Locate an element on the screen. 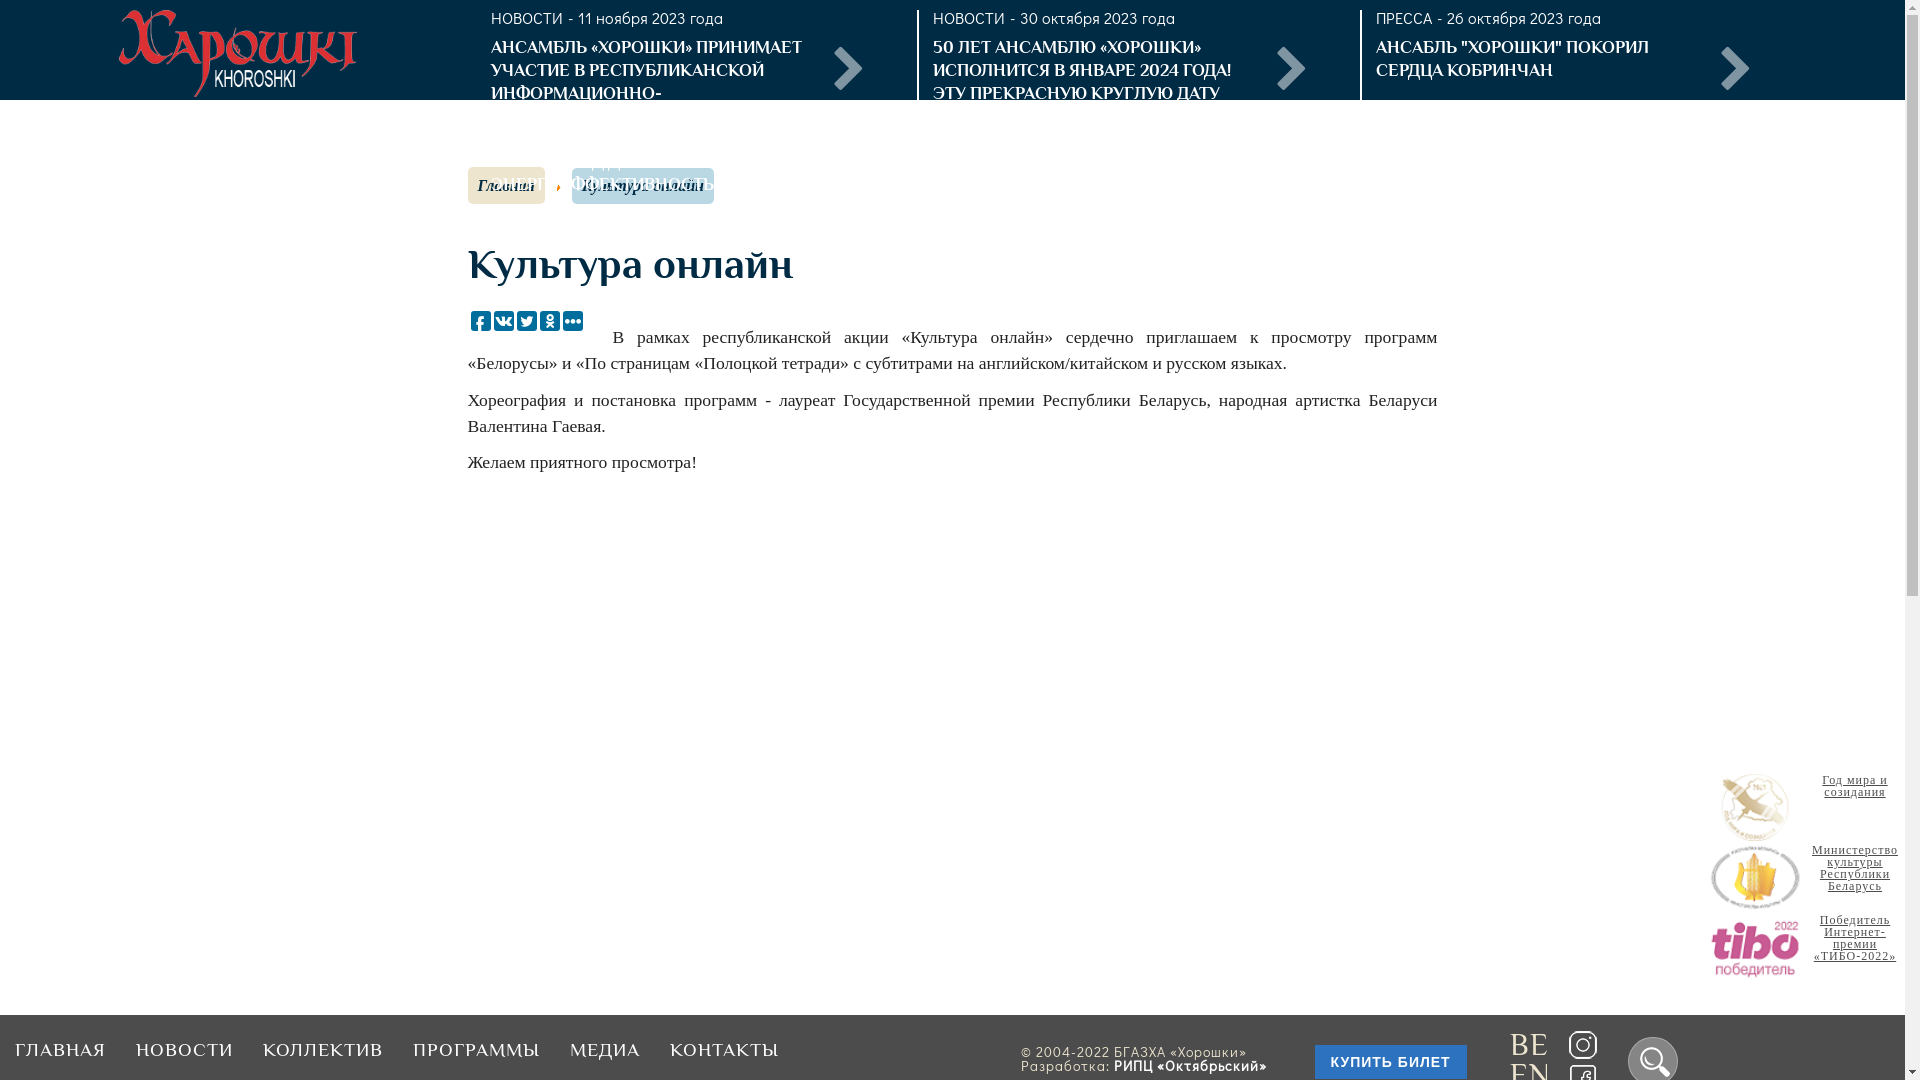 The image size is (1920, 1080). 'Instagramm' is located at coordinates (1582, 1054).